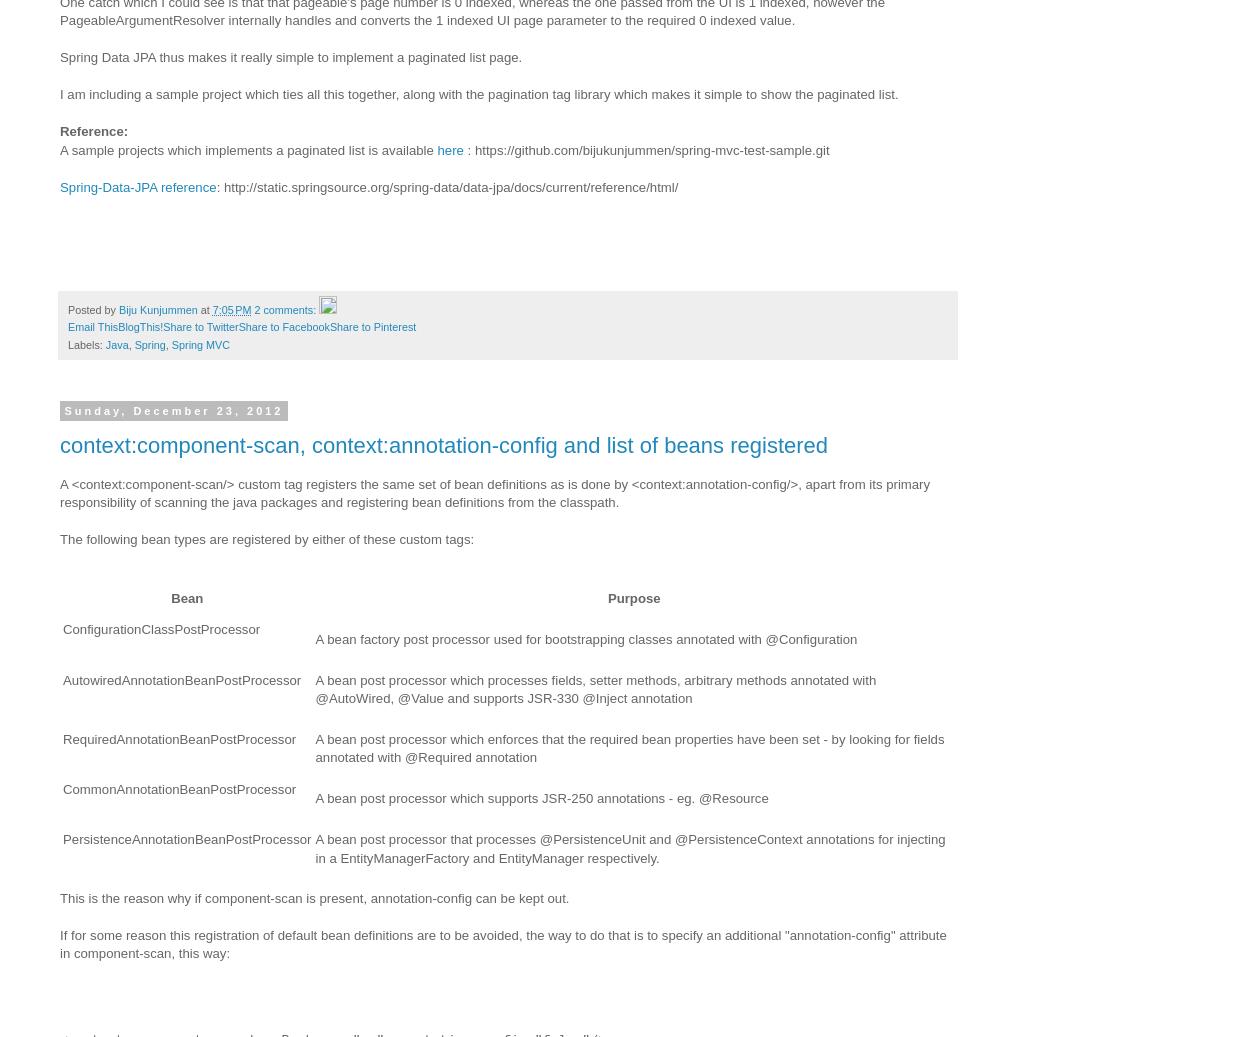 This screenshot has width=1258, height=1037. I want to click on 'Share to Pinterest', so click(327, 325).